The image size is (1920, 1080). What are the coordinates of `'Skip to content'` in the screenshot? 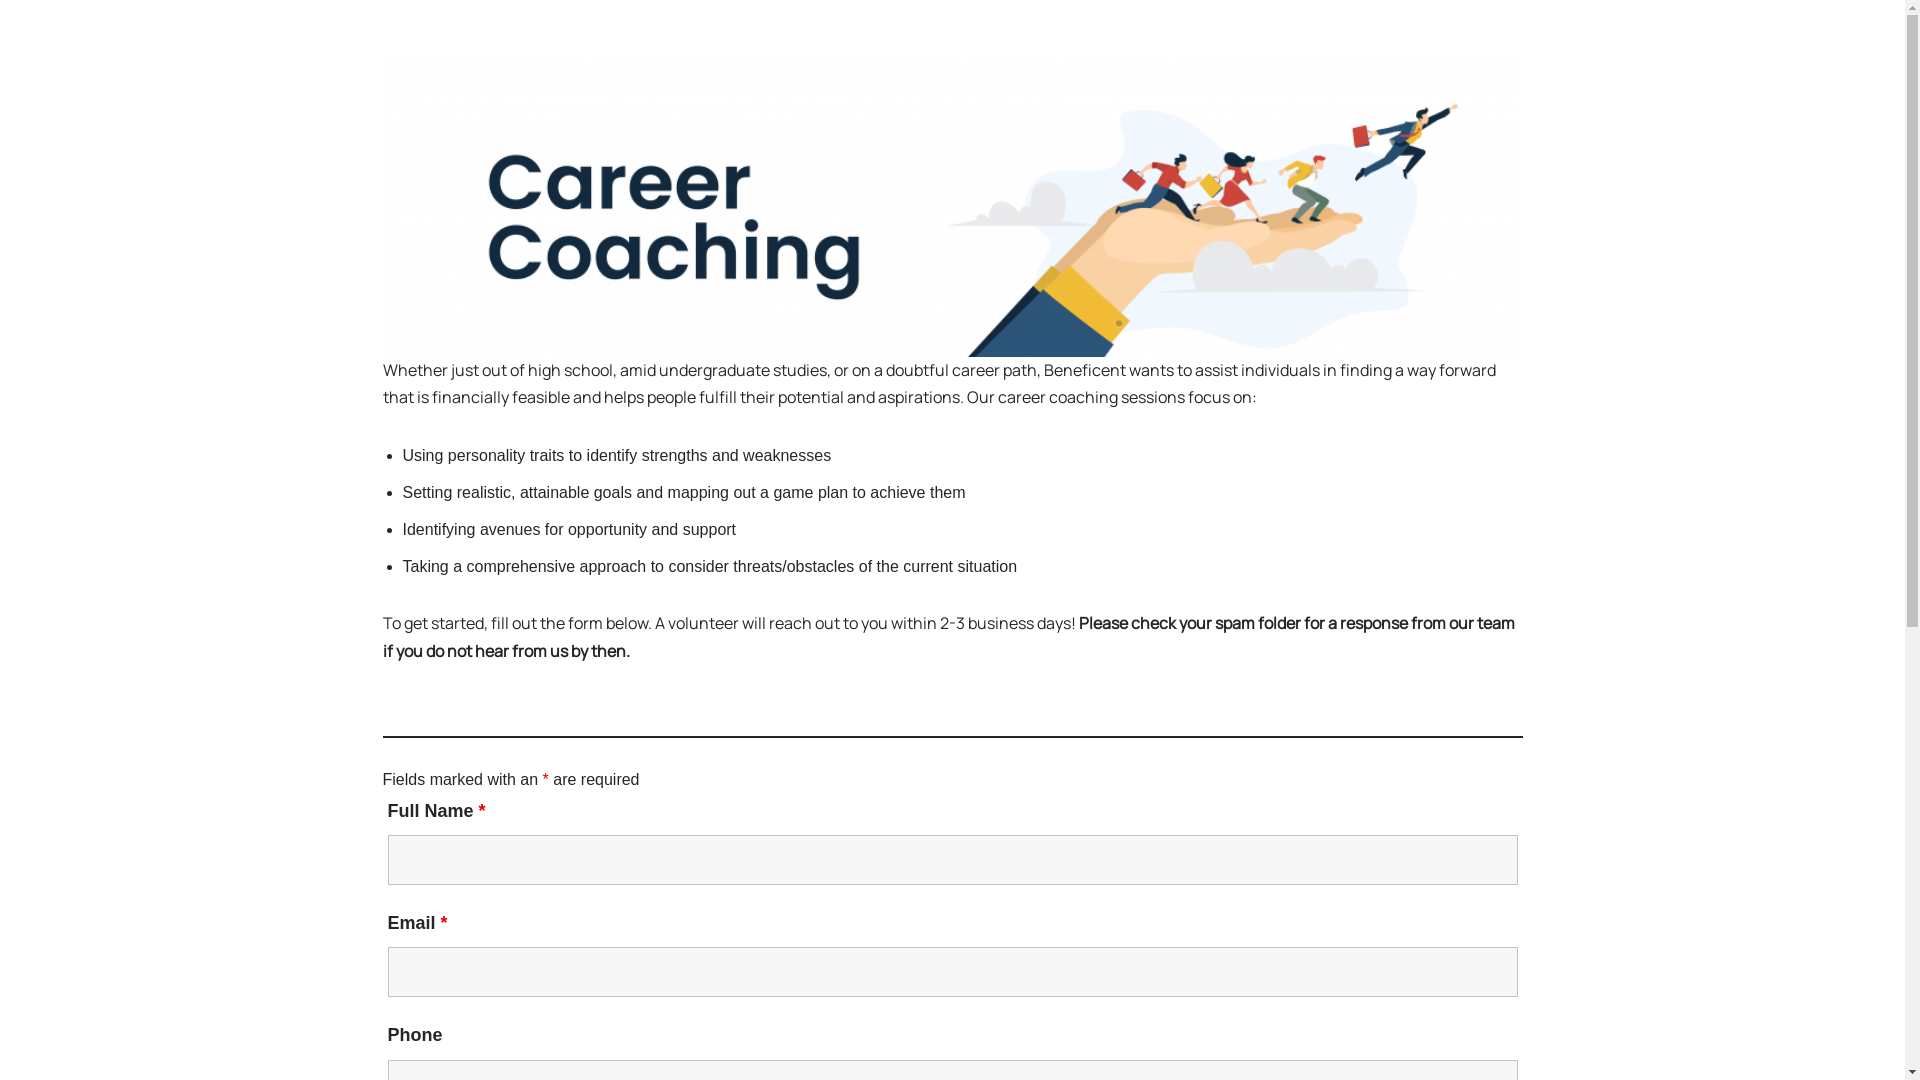 It's located at (0, 42).